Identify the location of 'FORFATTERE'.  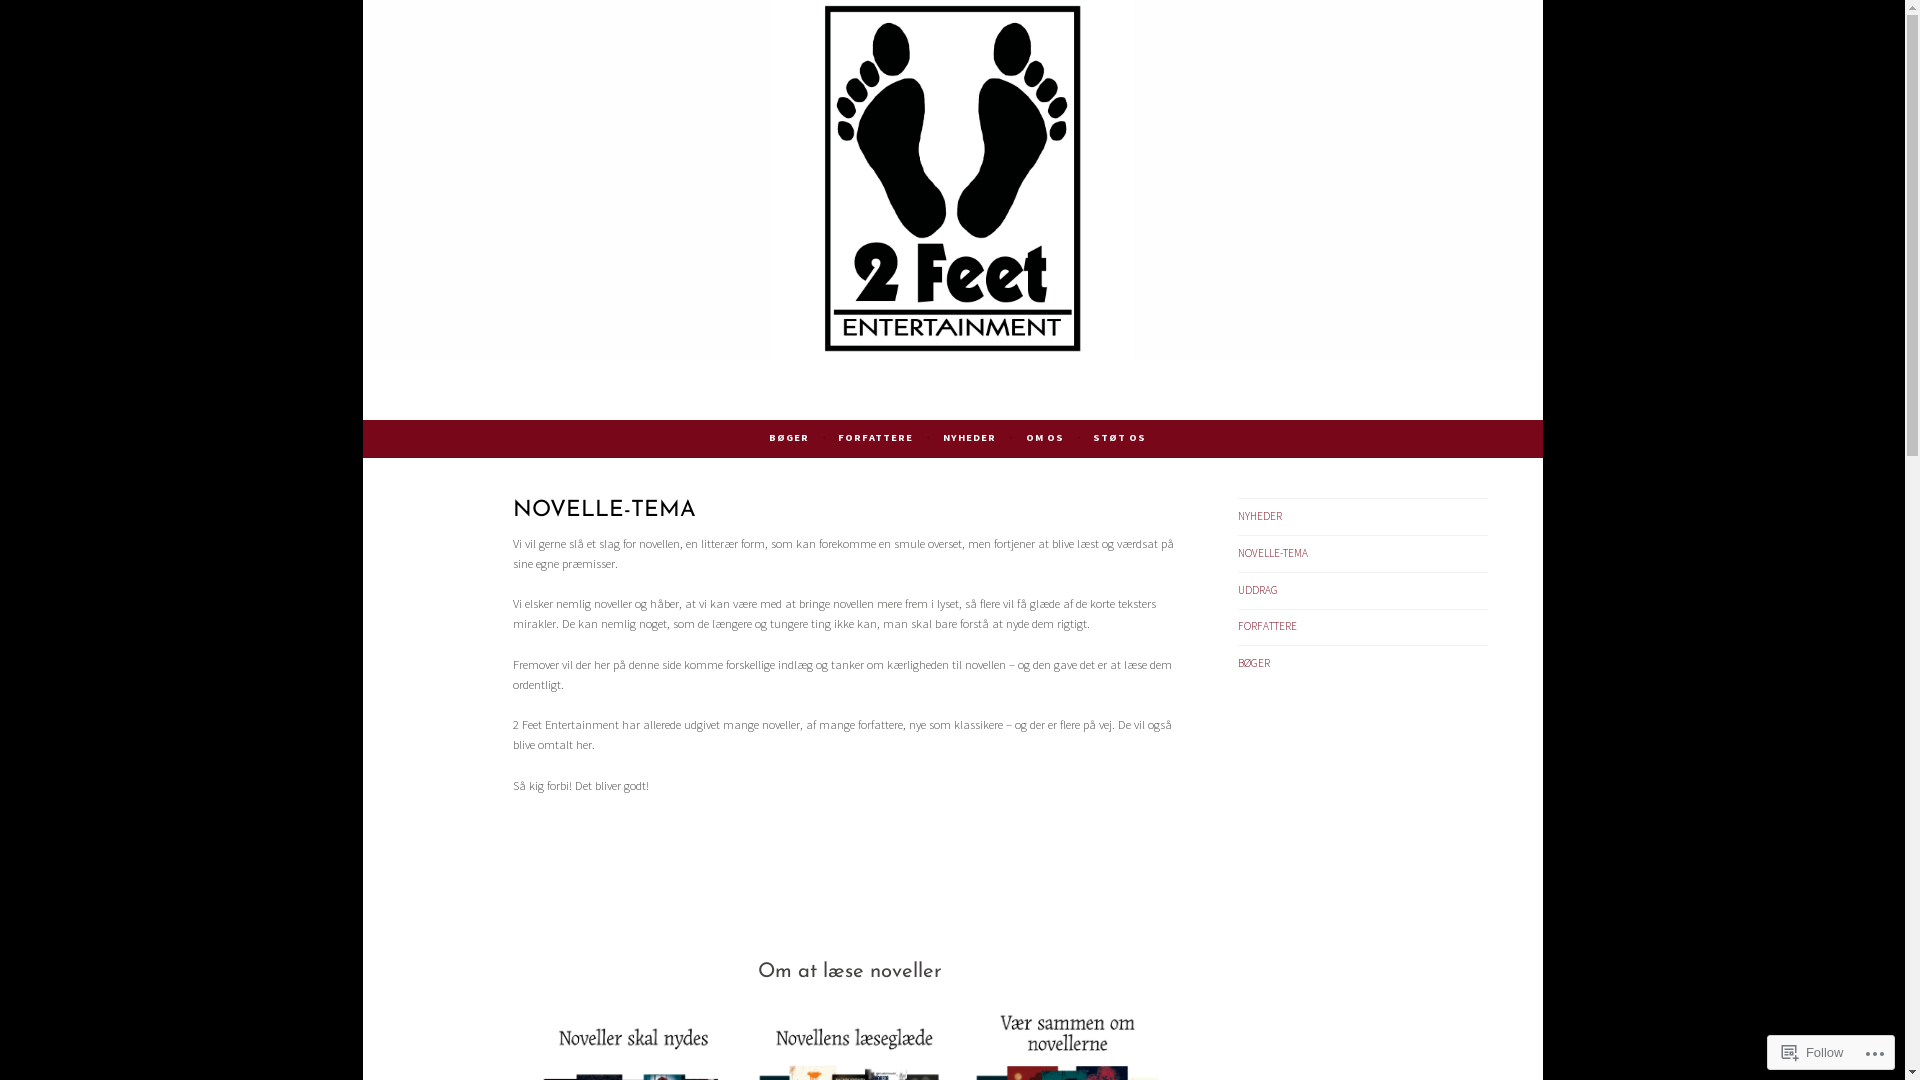
(1266, 624).